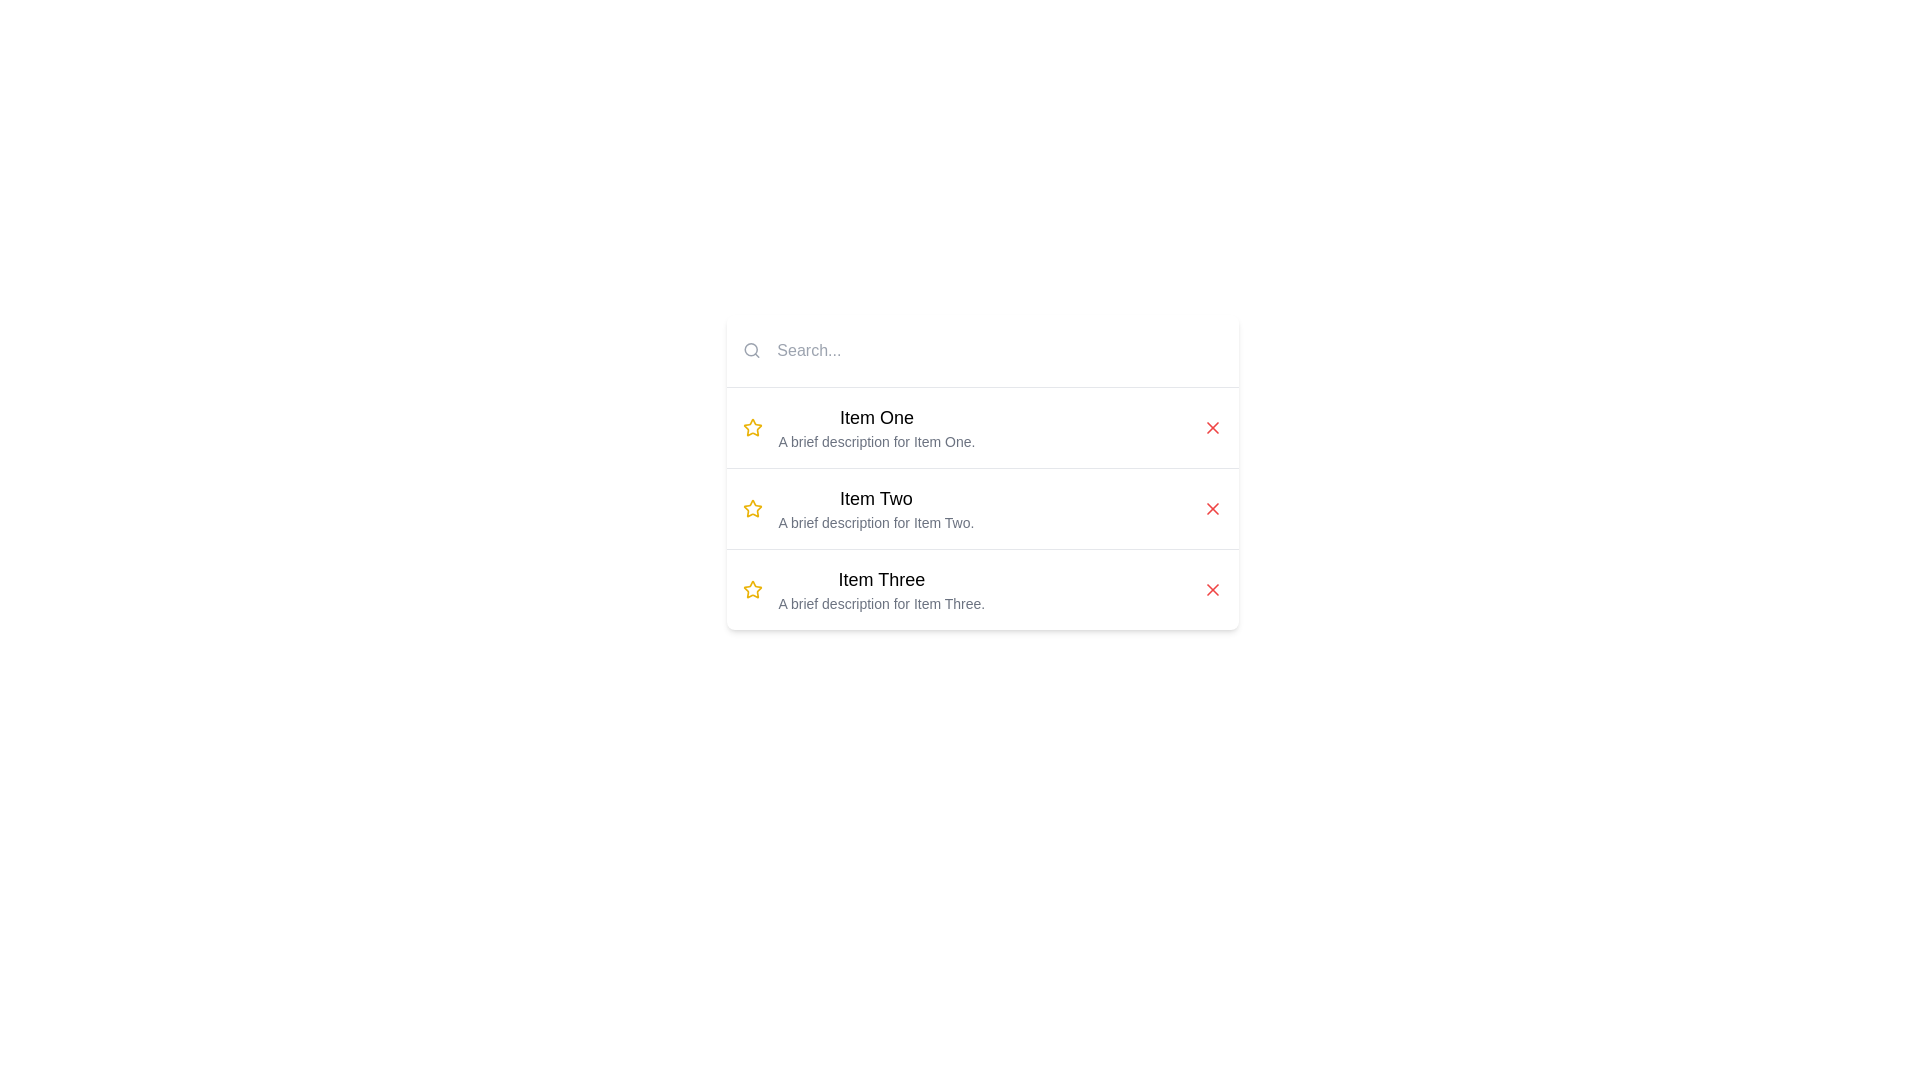 This screenshot has height=1080, width=1920. What do you see at coordinates (1211, 427) in the screenshot?
I see `the close or deletion icon located on the far-right side of the first item's row in the vertical list` at bounding box center [1211, 427].